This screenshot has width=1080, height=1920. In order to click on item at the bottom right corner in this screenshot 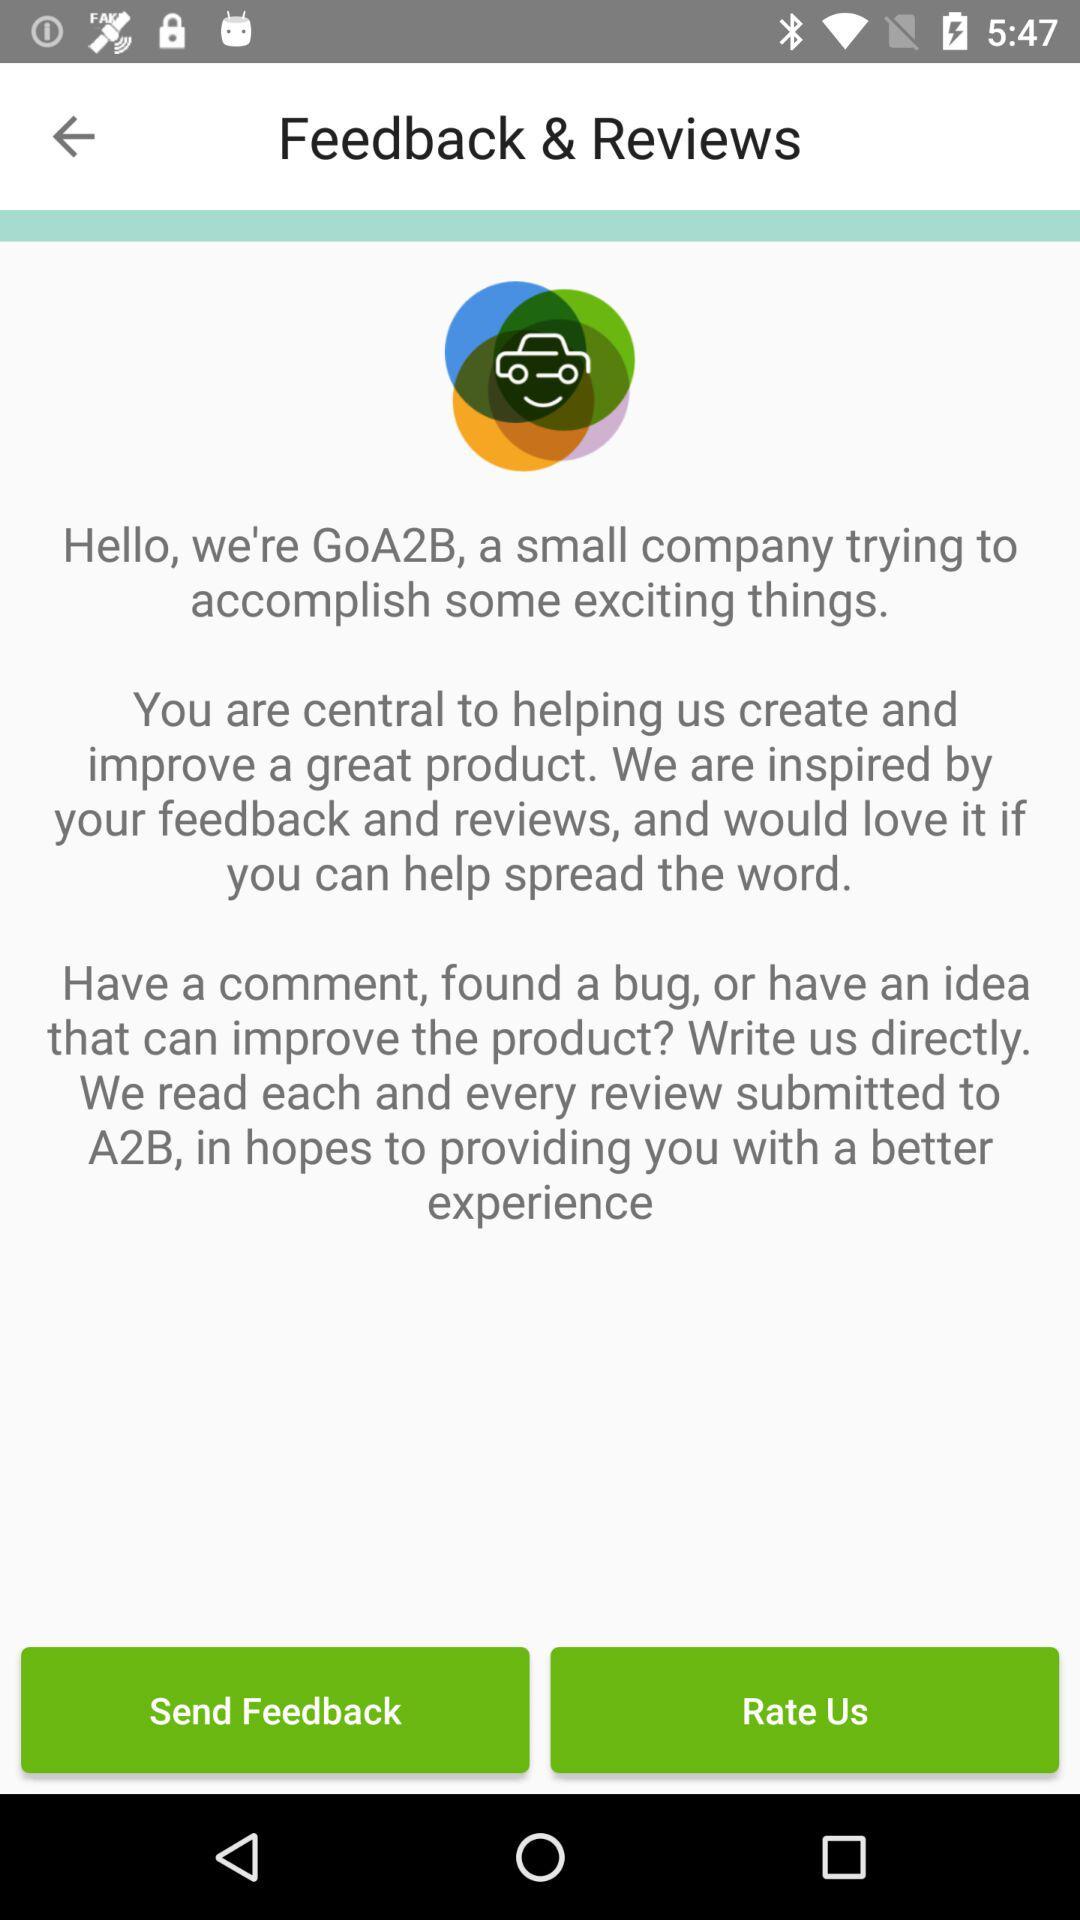, I will do `click(803, 1708)`.